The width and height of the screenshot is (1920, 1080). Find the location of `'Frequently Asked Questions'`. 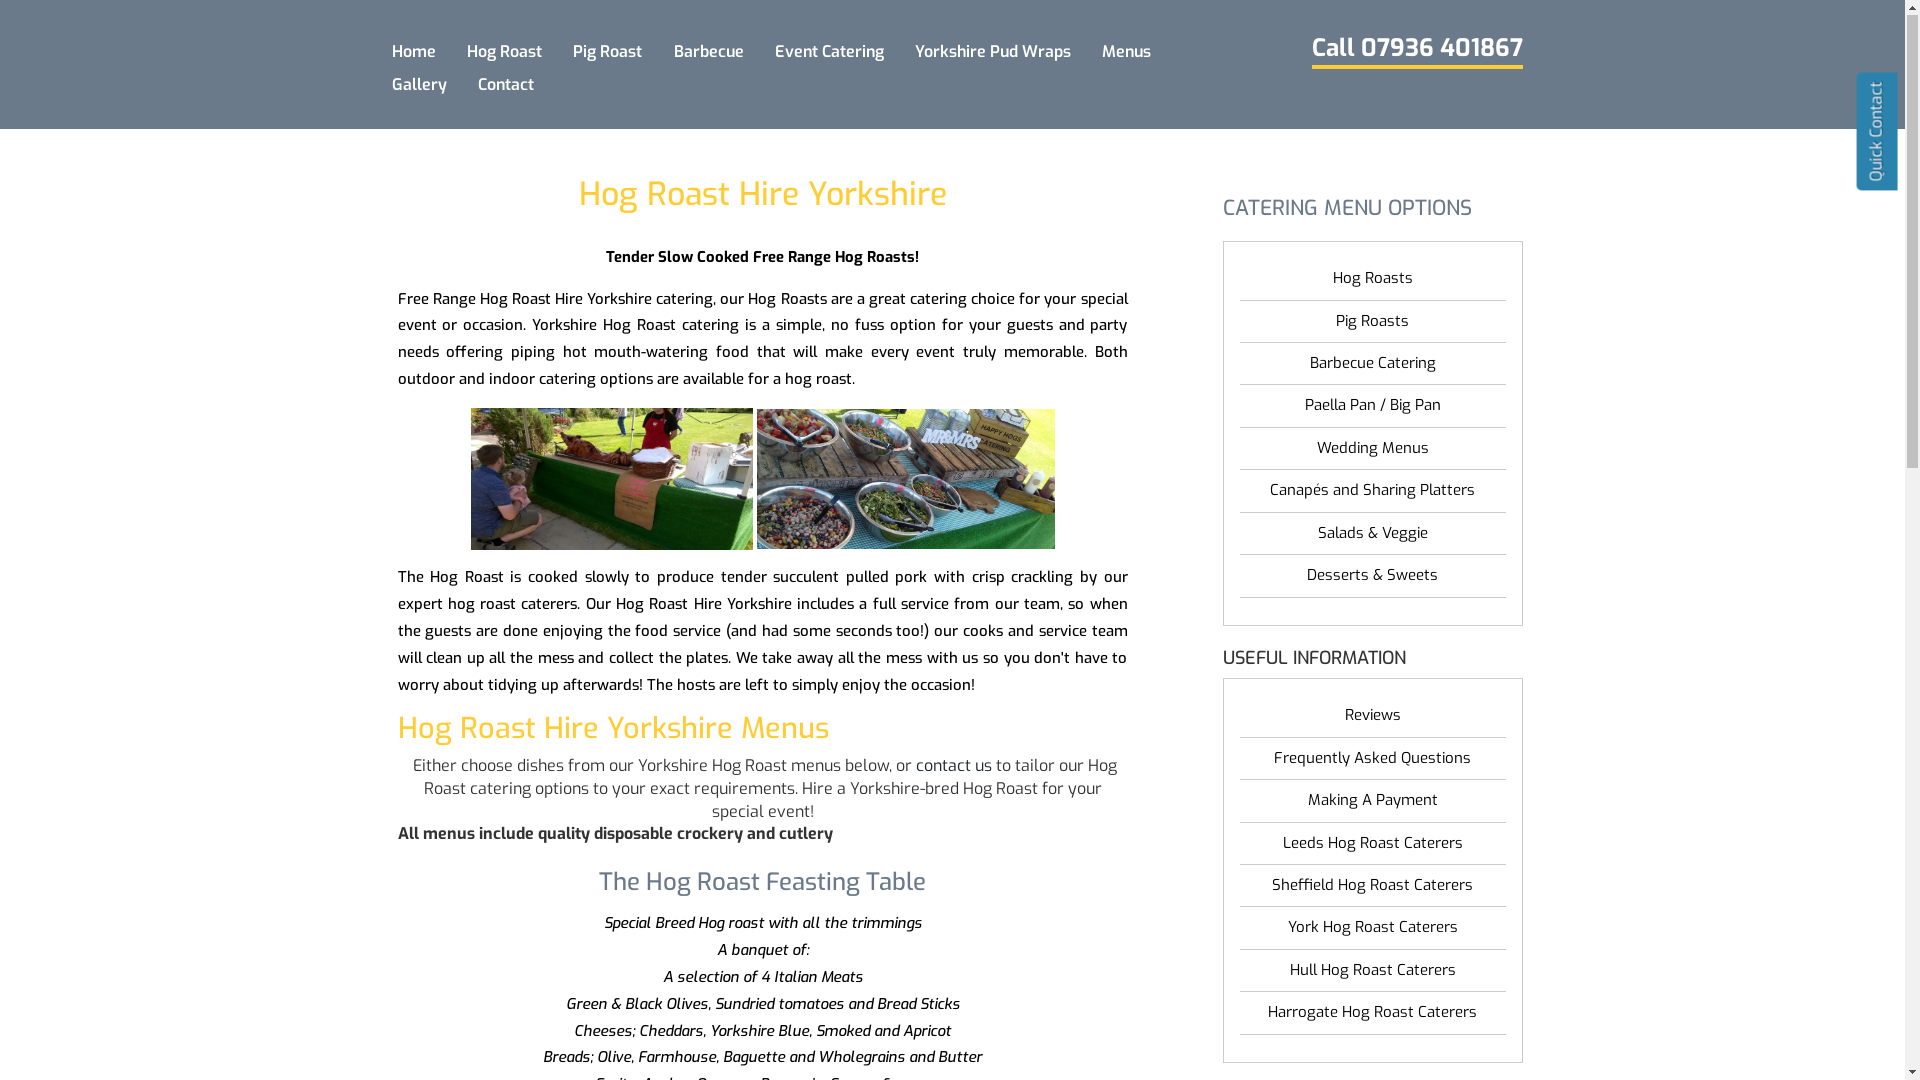

'Frequently Asked Questions' is located at coordinates (1371, 759).